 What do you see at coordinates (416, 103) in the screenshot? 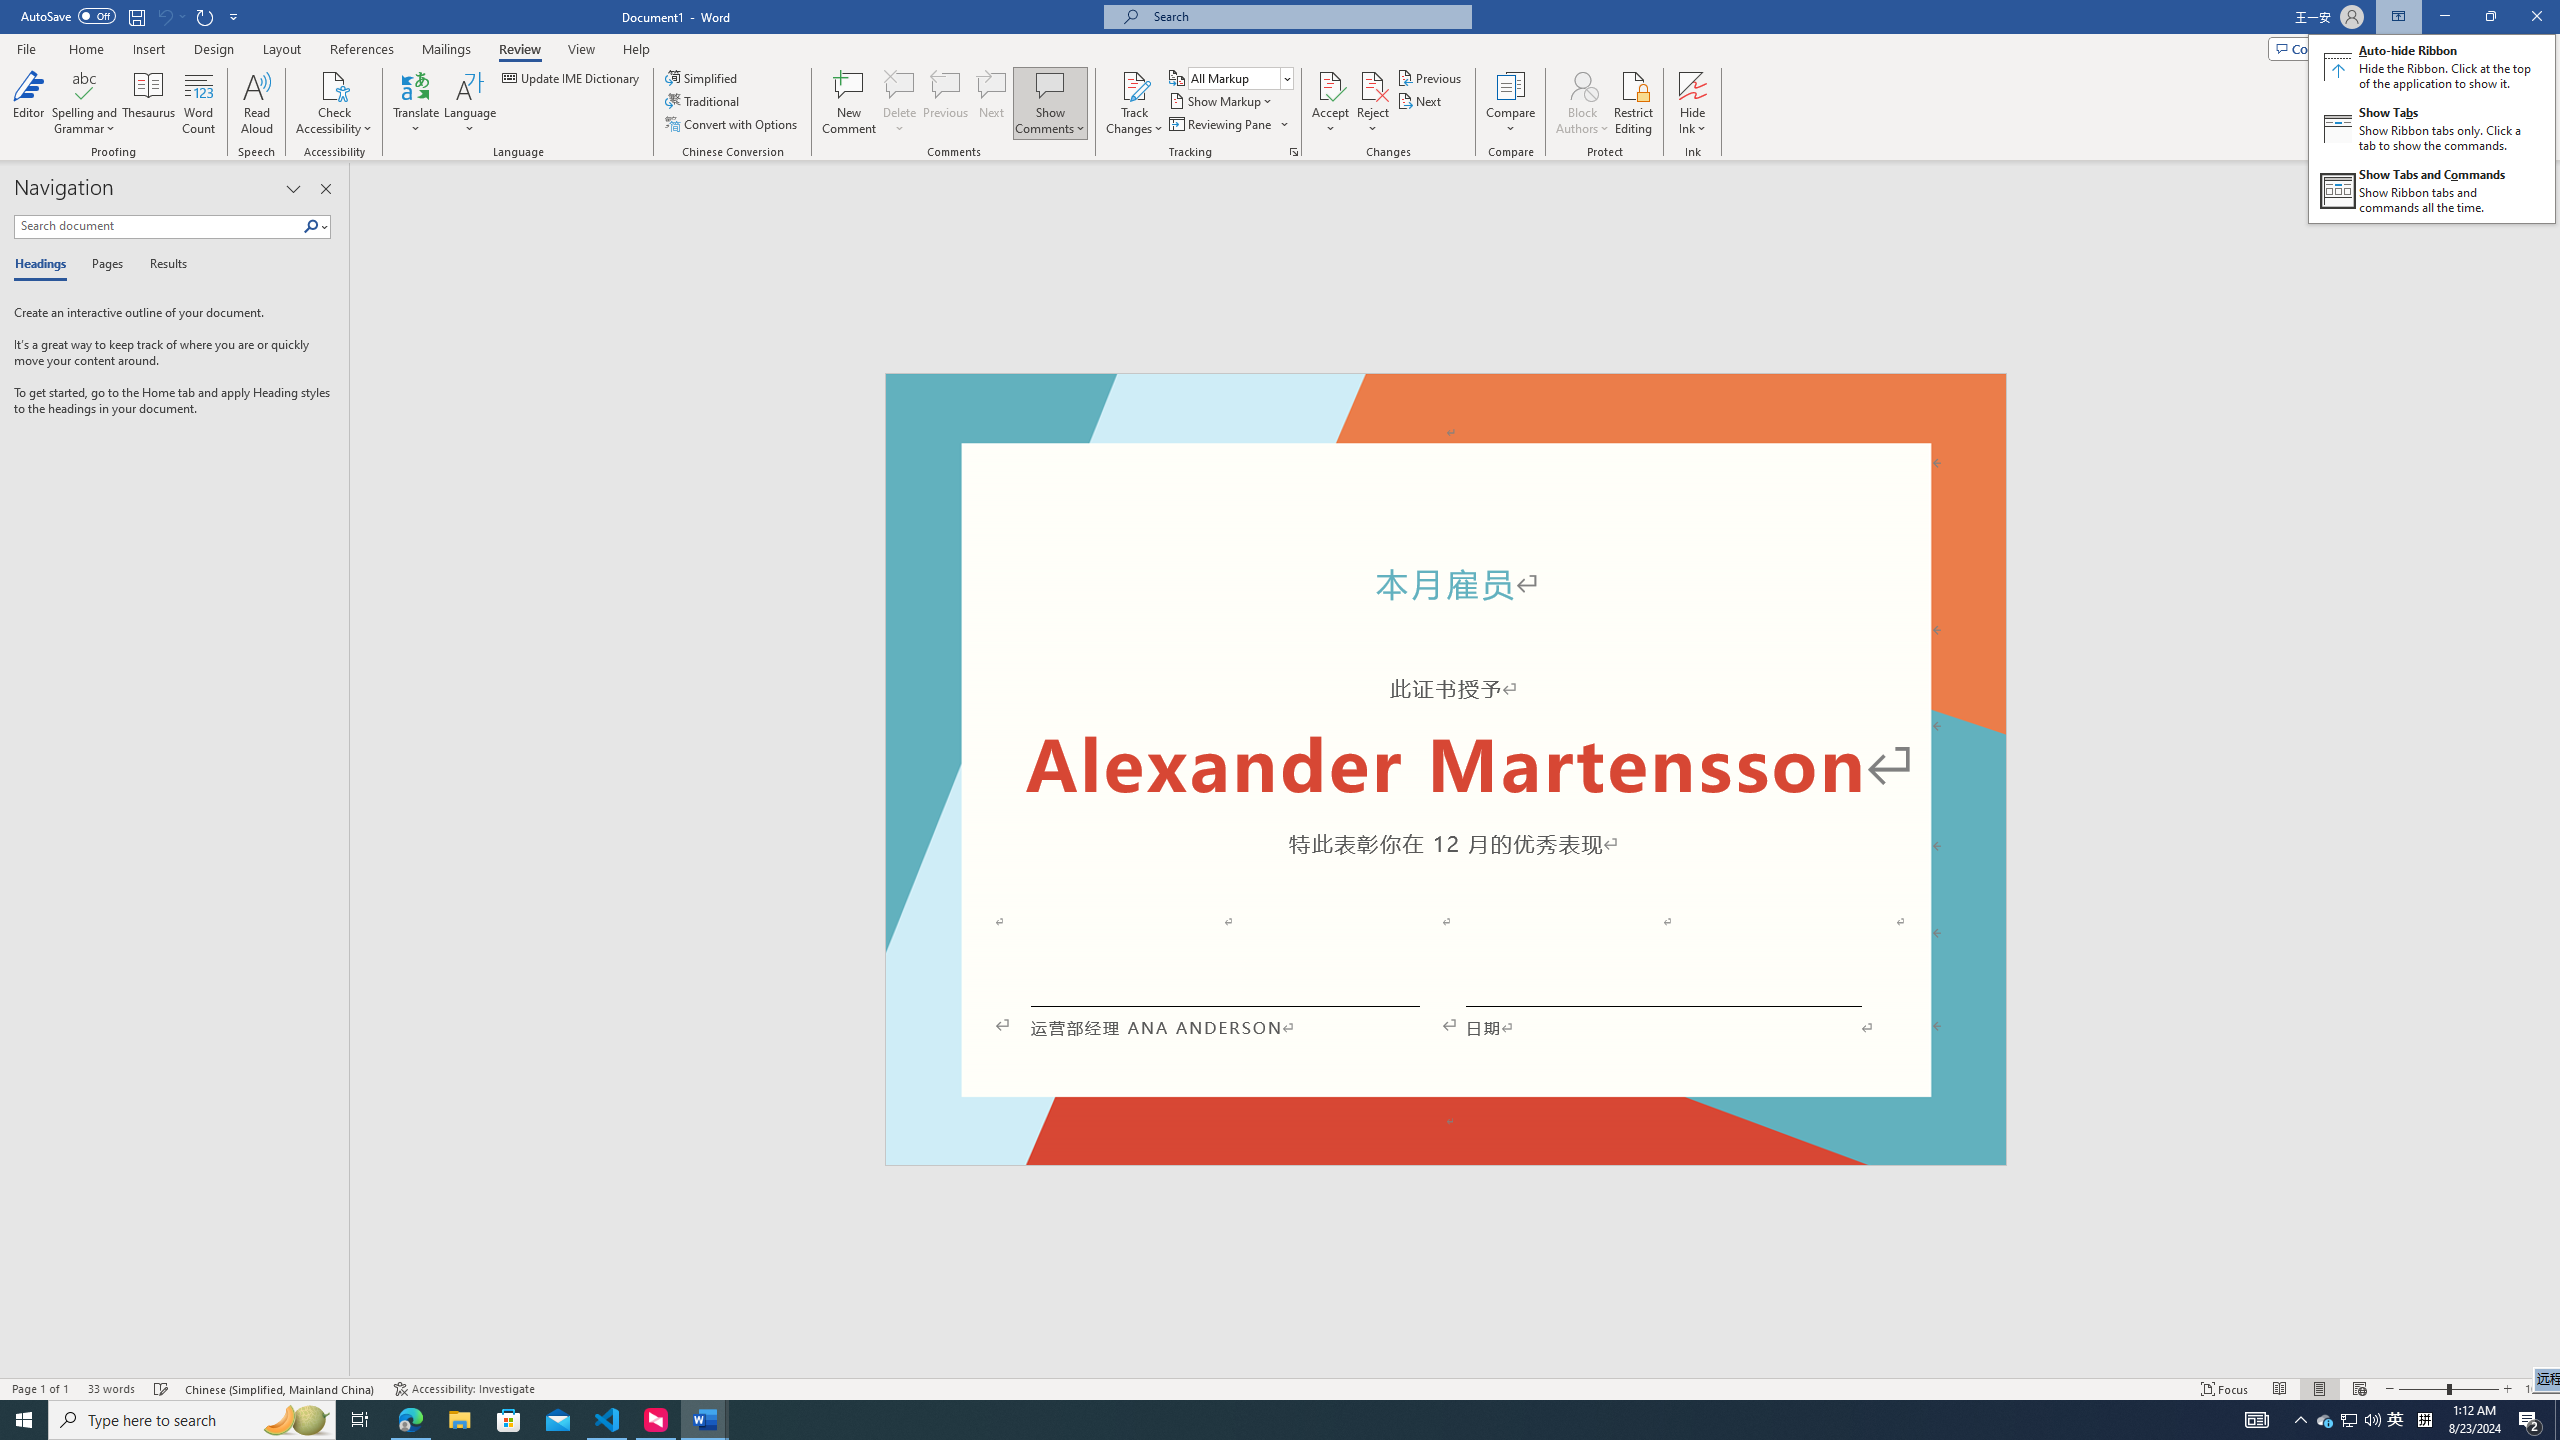
I see `'Translate'` at bounding box center [416, 103].